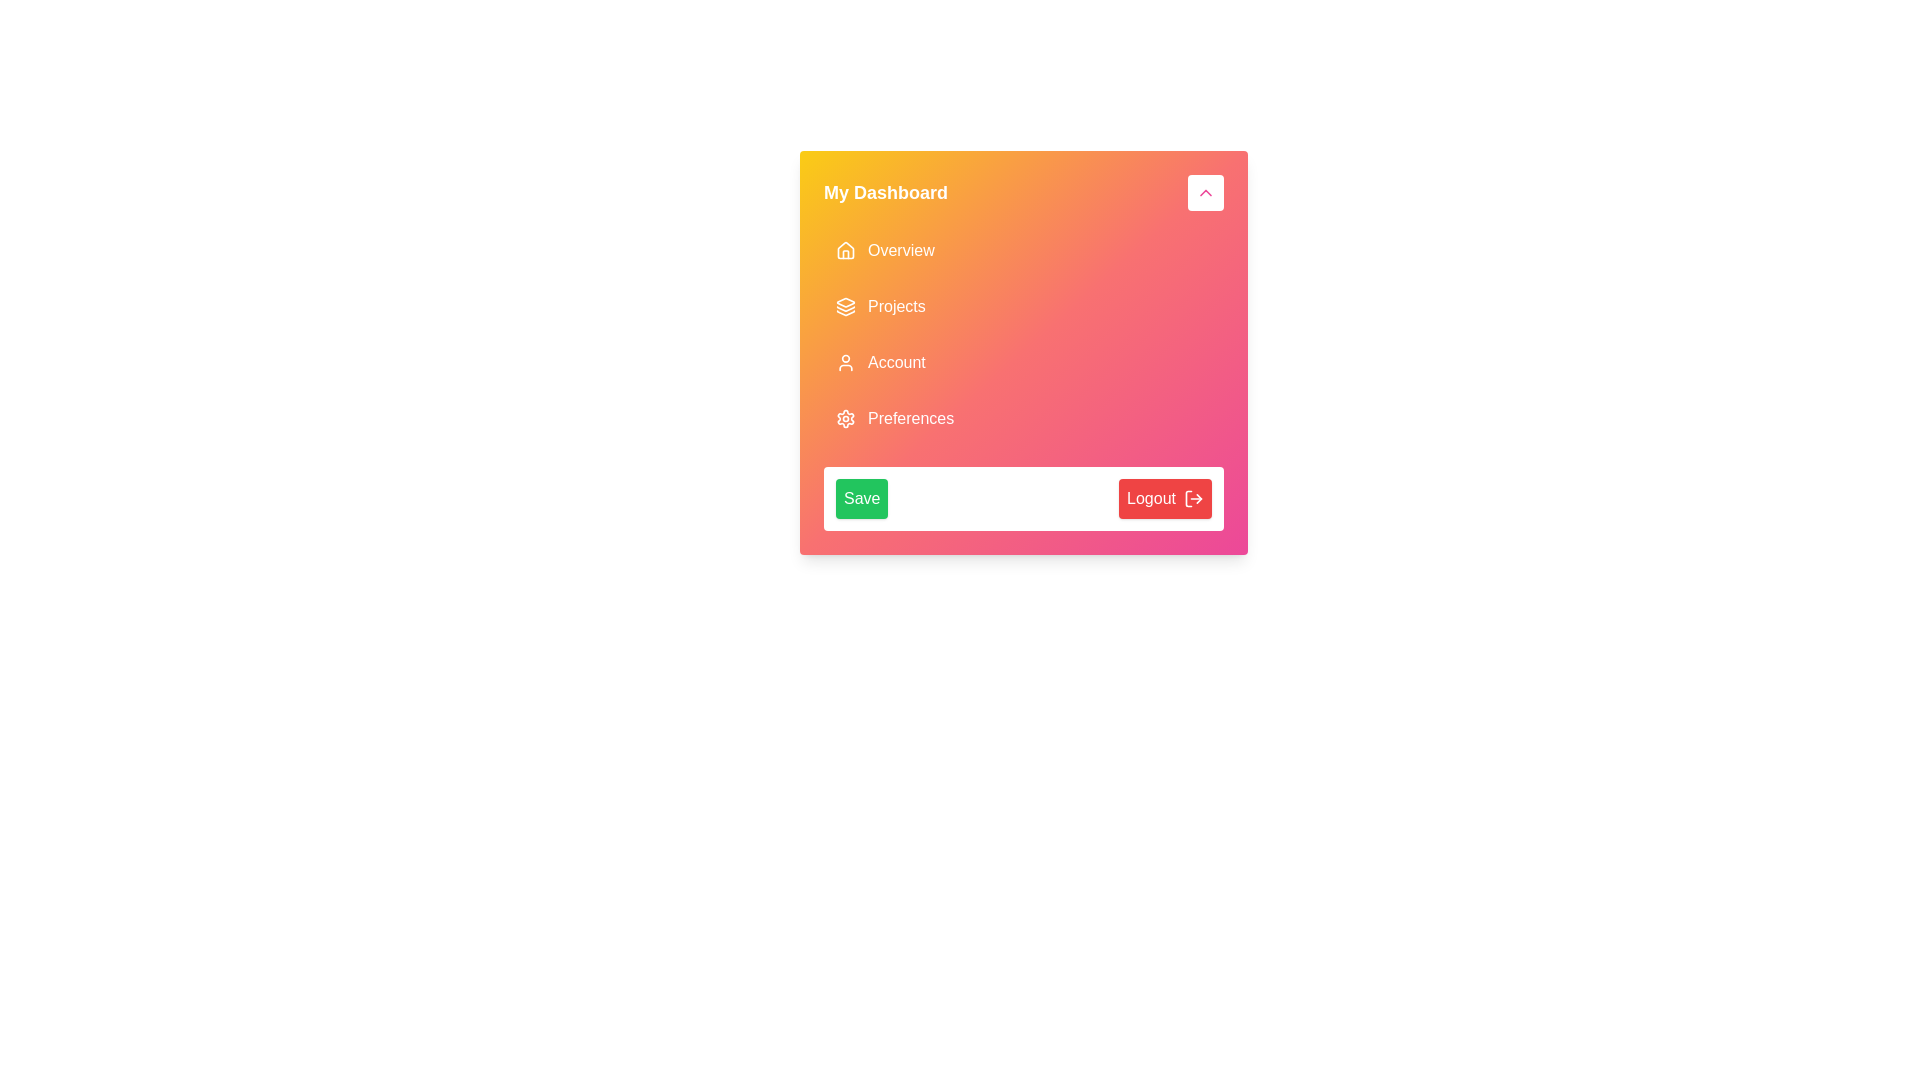 This screenshot has height=1080, width=1920. Describe the element at coordinates (910, 418) in the screenshot. I see `the 'Preferences' text label styled in white font on a pink-orange gradient background` at that location.